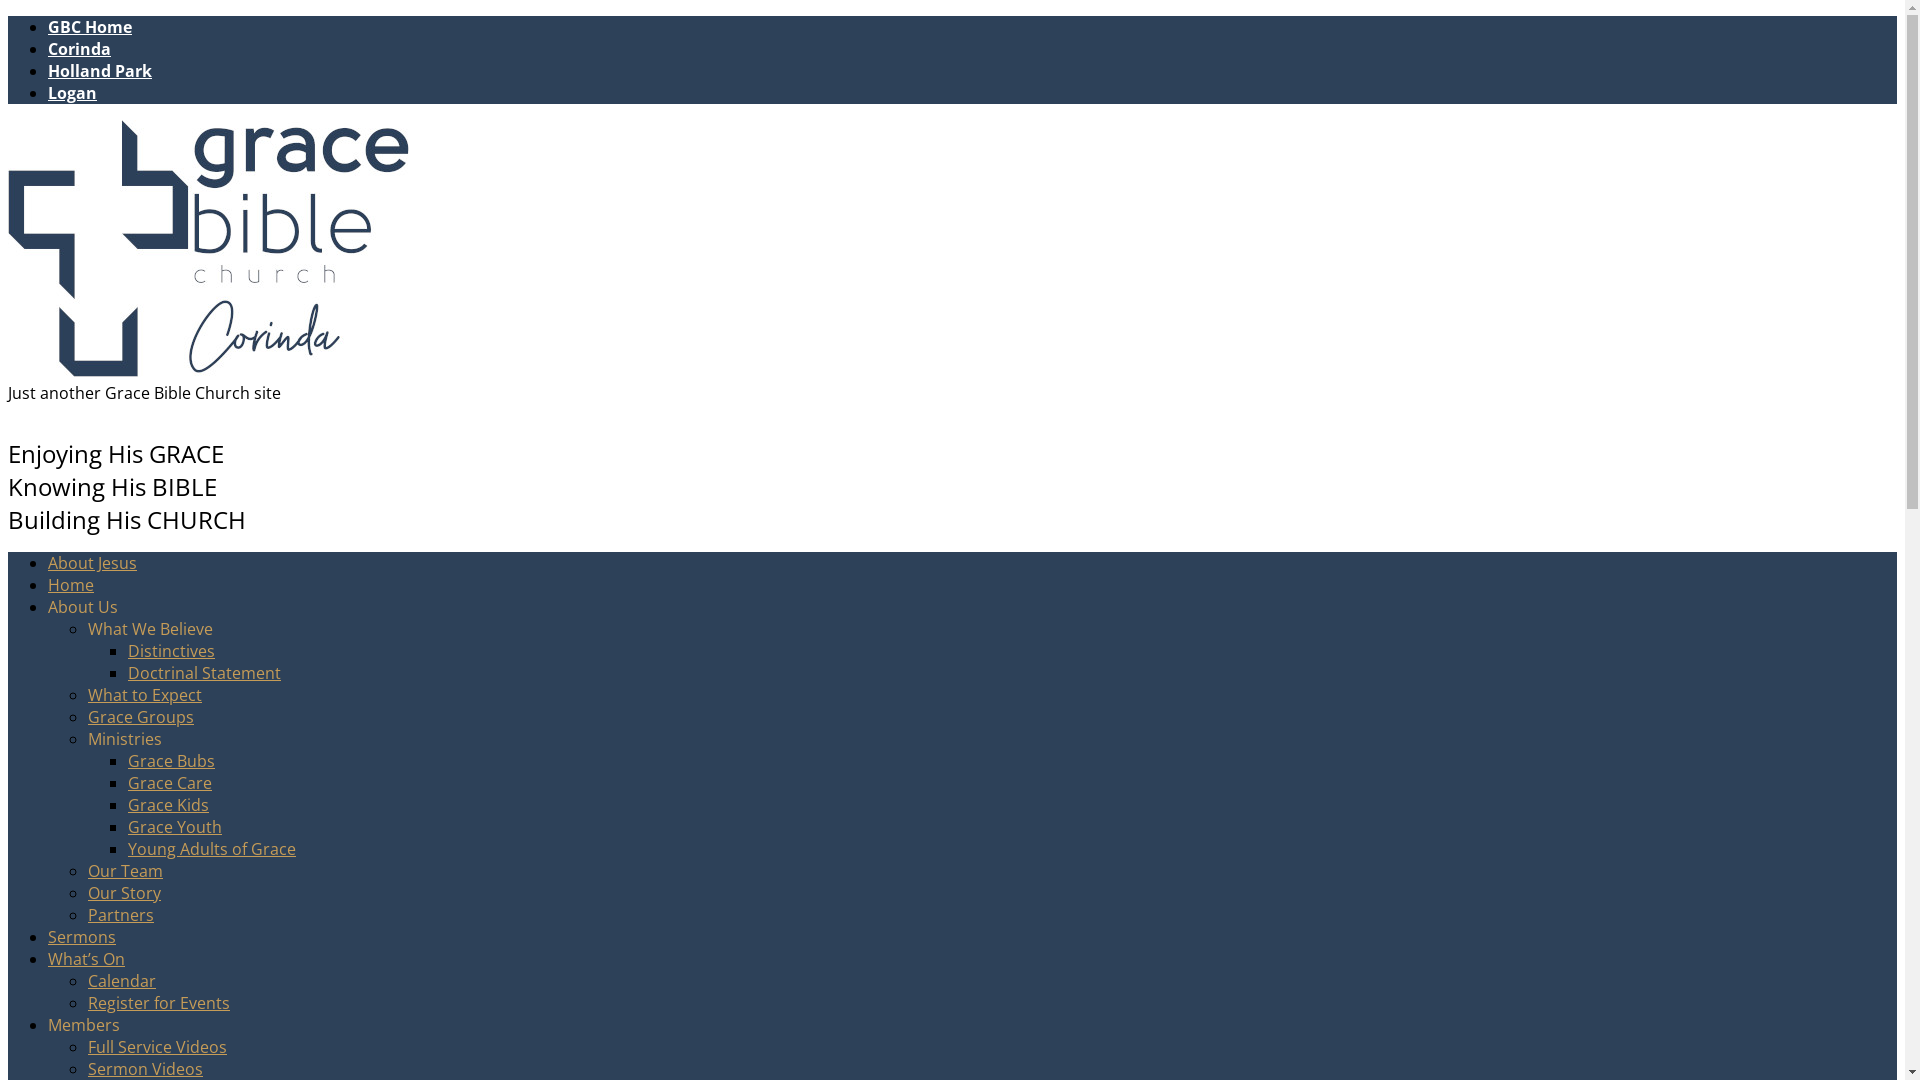 The image size is (1920, 1080). I want to click on 'Grace Care', so click(127, 782).